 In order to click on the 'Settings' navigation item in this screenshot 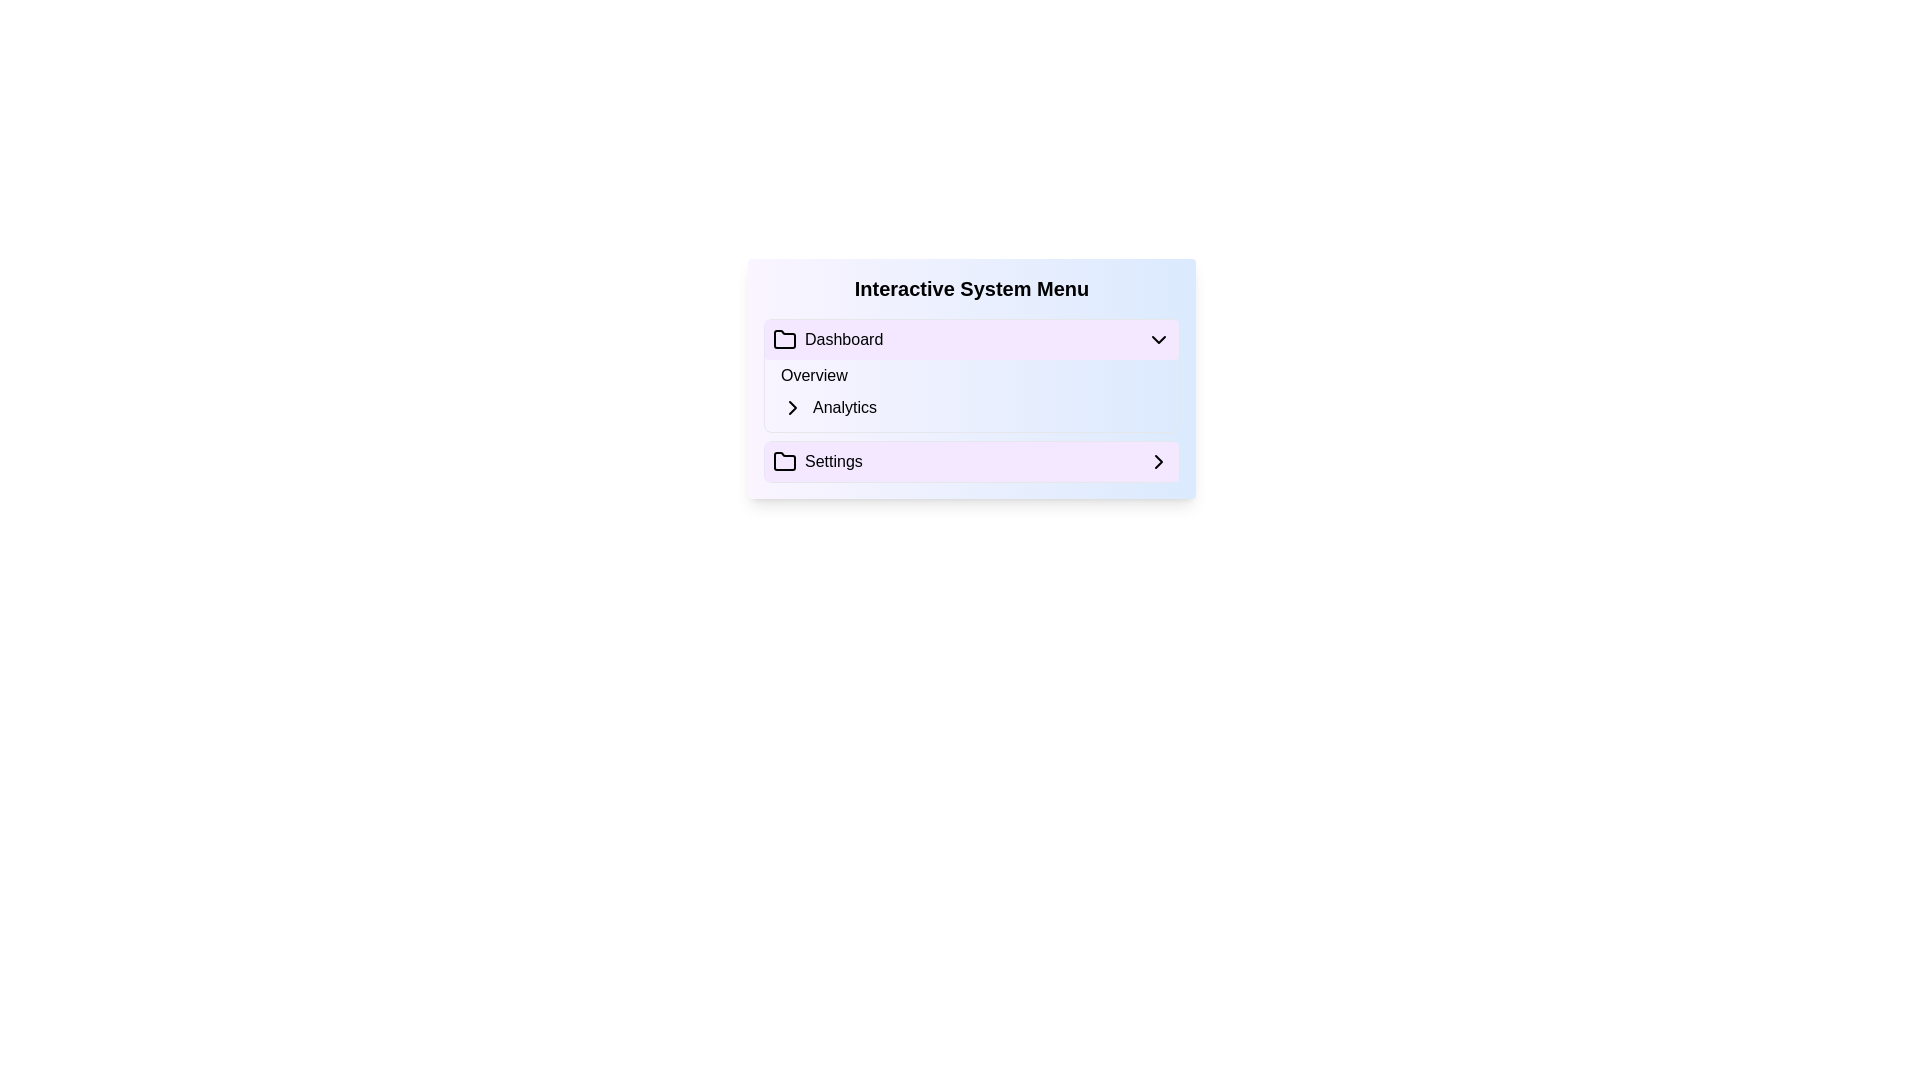, I will do `click(971, 462)`.